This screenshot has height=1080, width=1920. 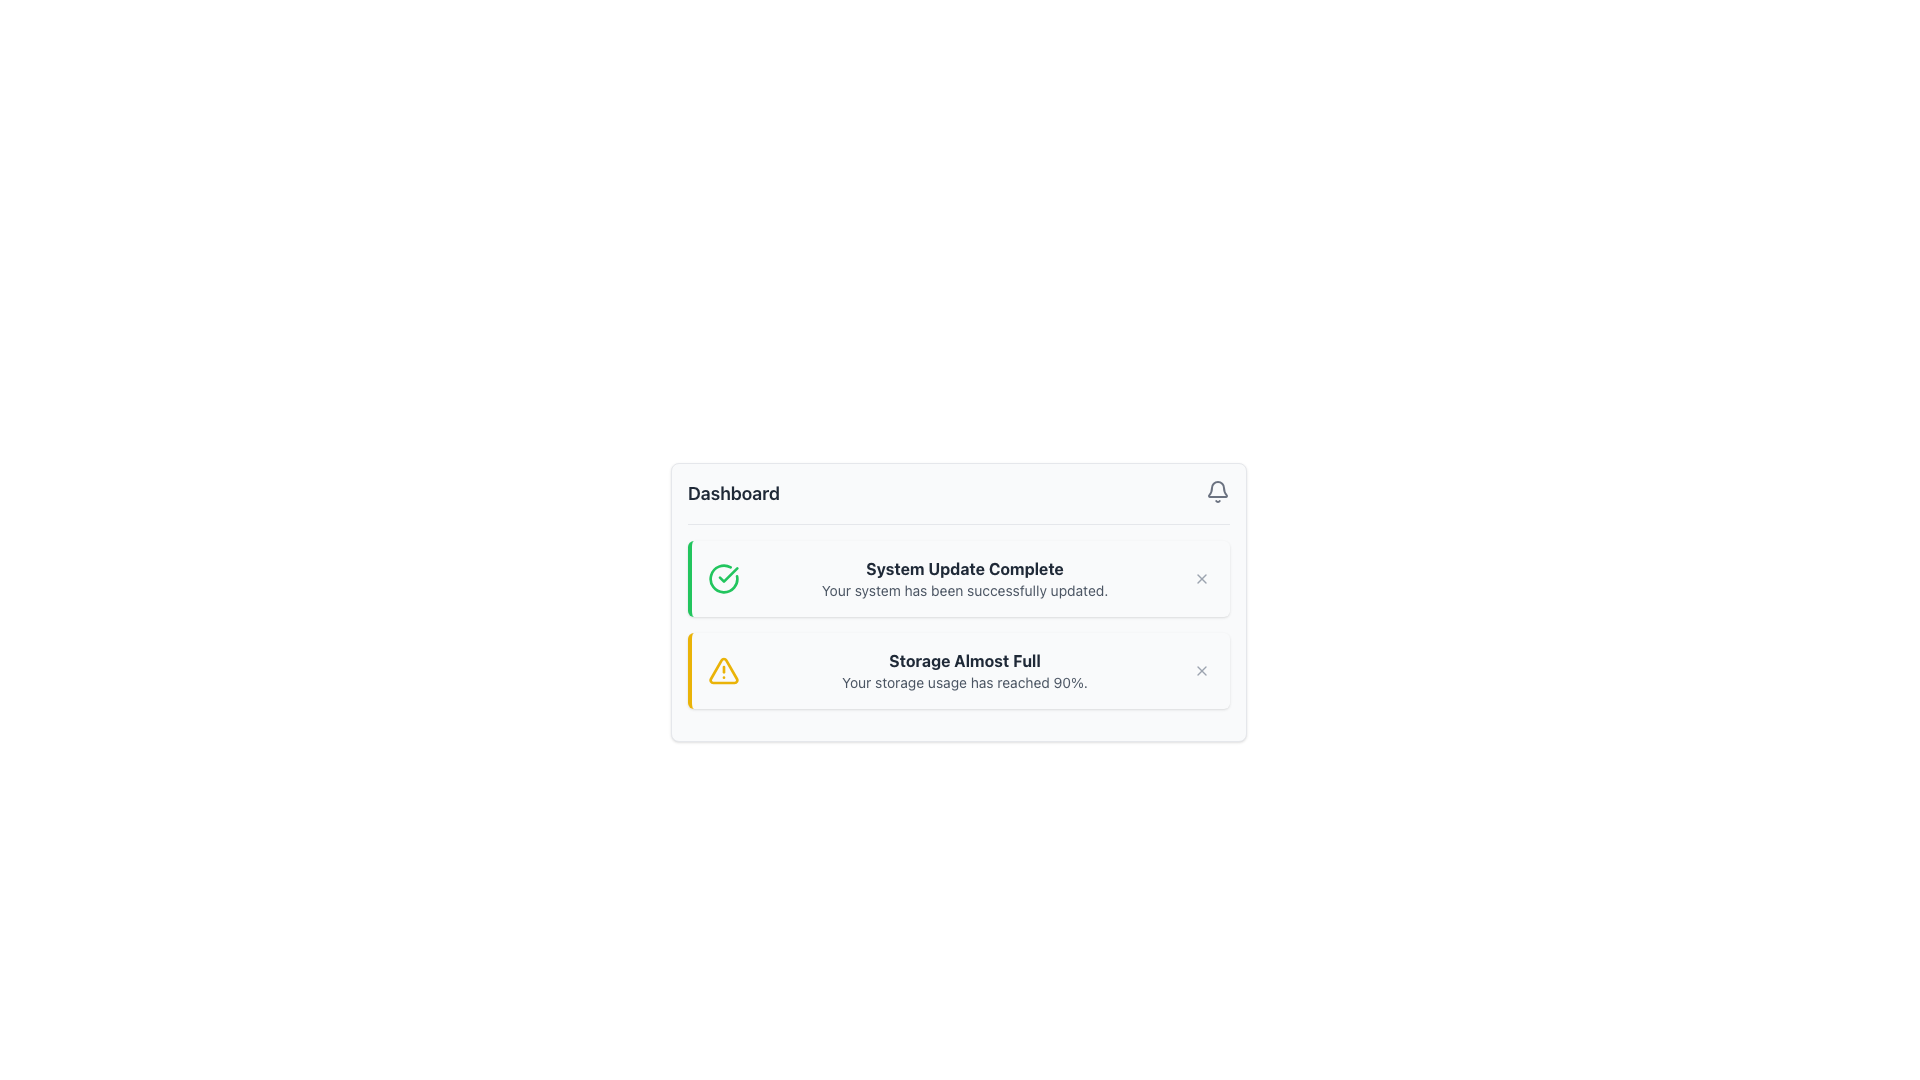 What do you see at coordinates (1200, 671) in the screenshot?
I see `the close button located at the far-right of the 'Storage Almost Full' notification card` at bounding box center [1200, 671].